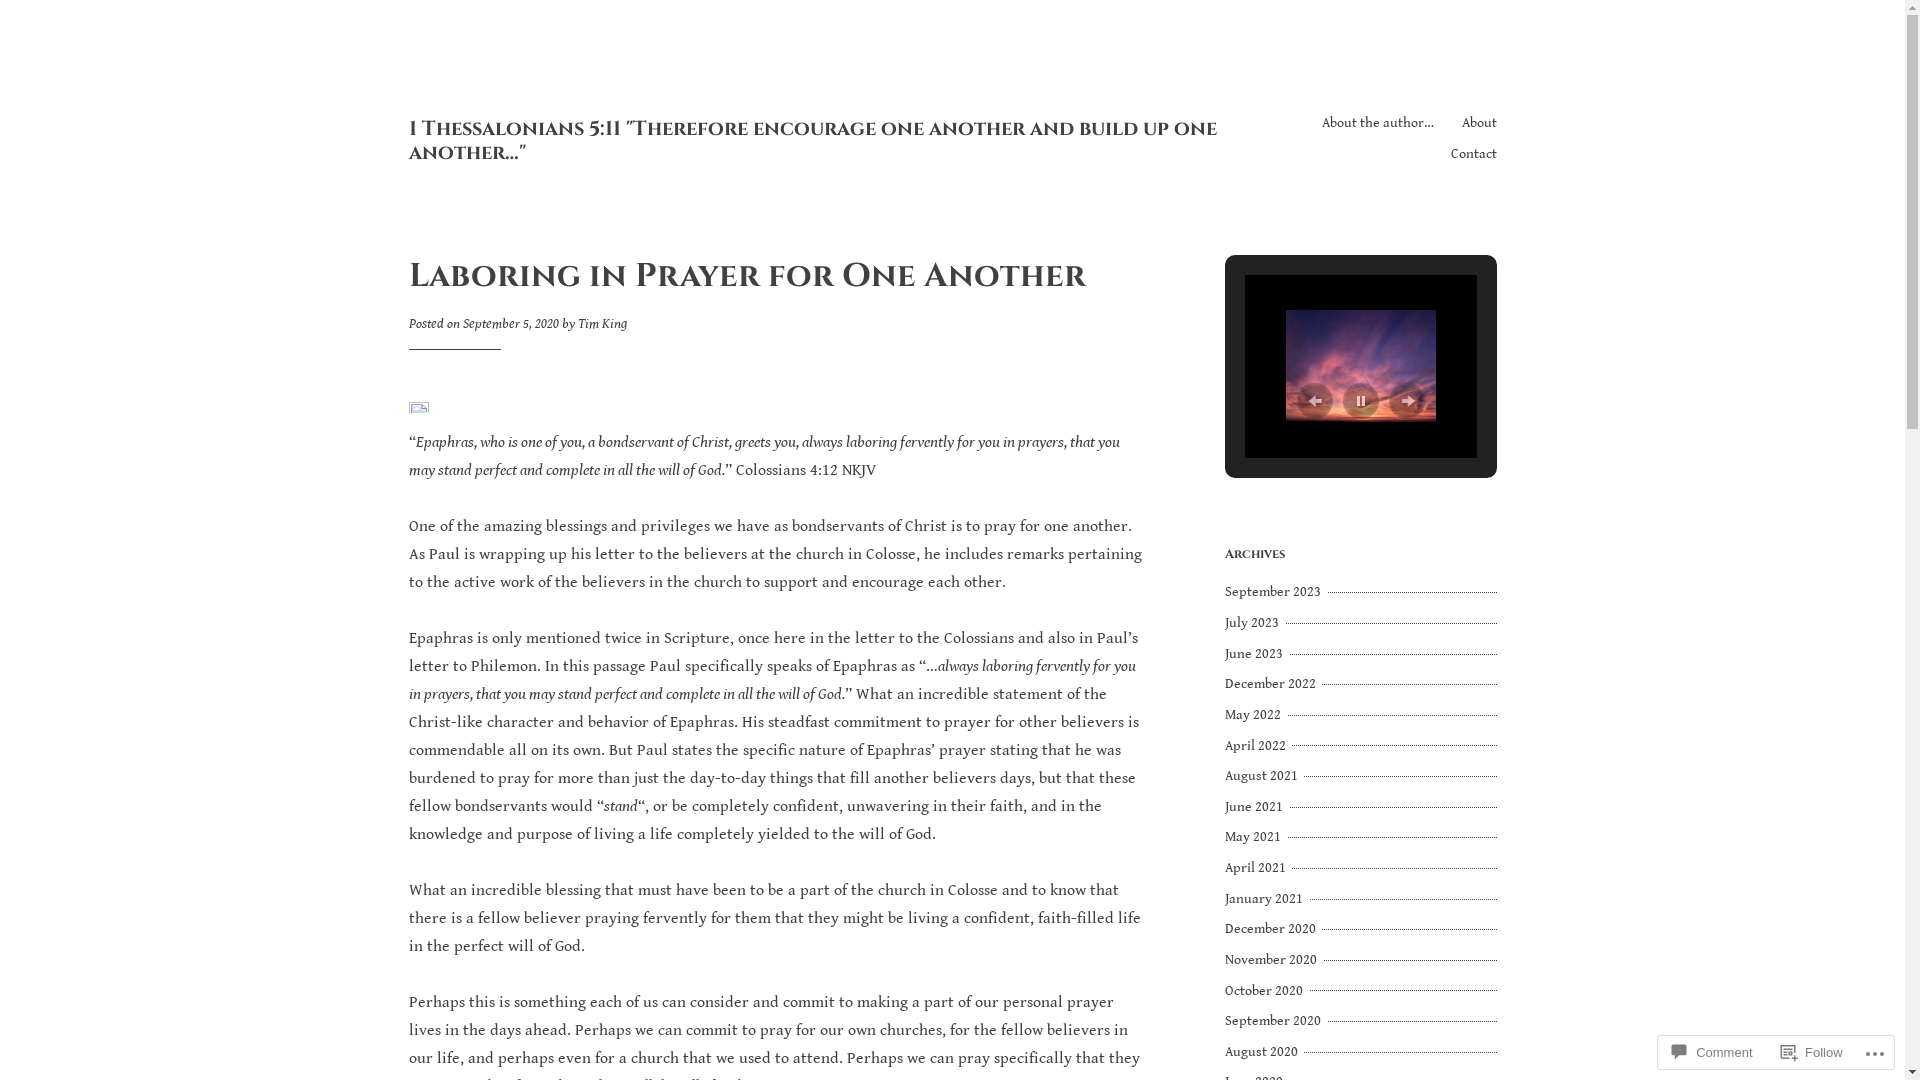 The width and height of the screenshot is (1920, 1080). Describe the element at coordinates (1711, 1051) in the screenshot. I see `'Comment'` at that location.